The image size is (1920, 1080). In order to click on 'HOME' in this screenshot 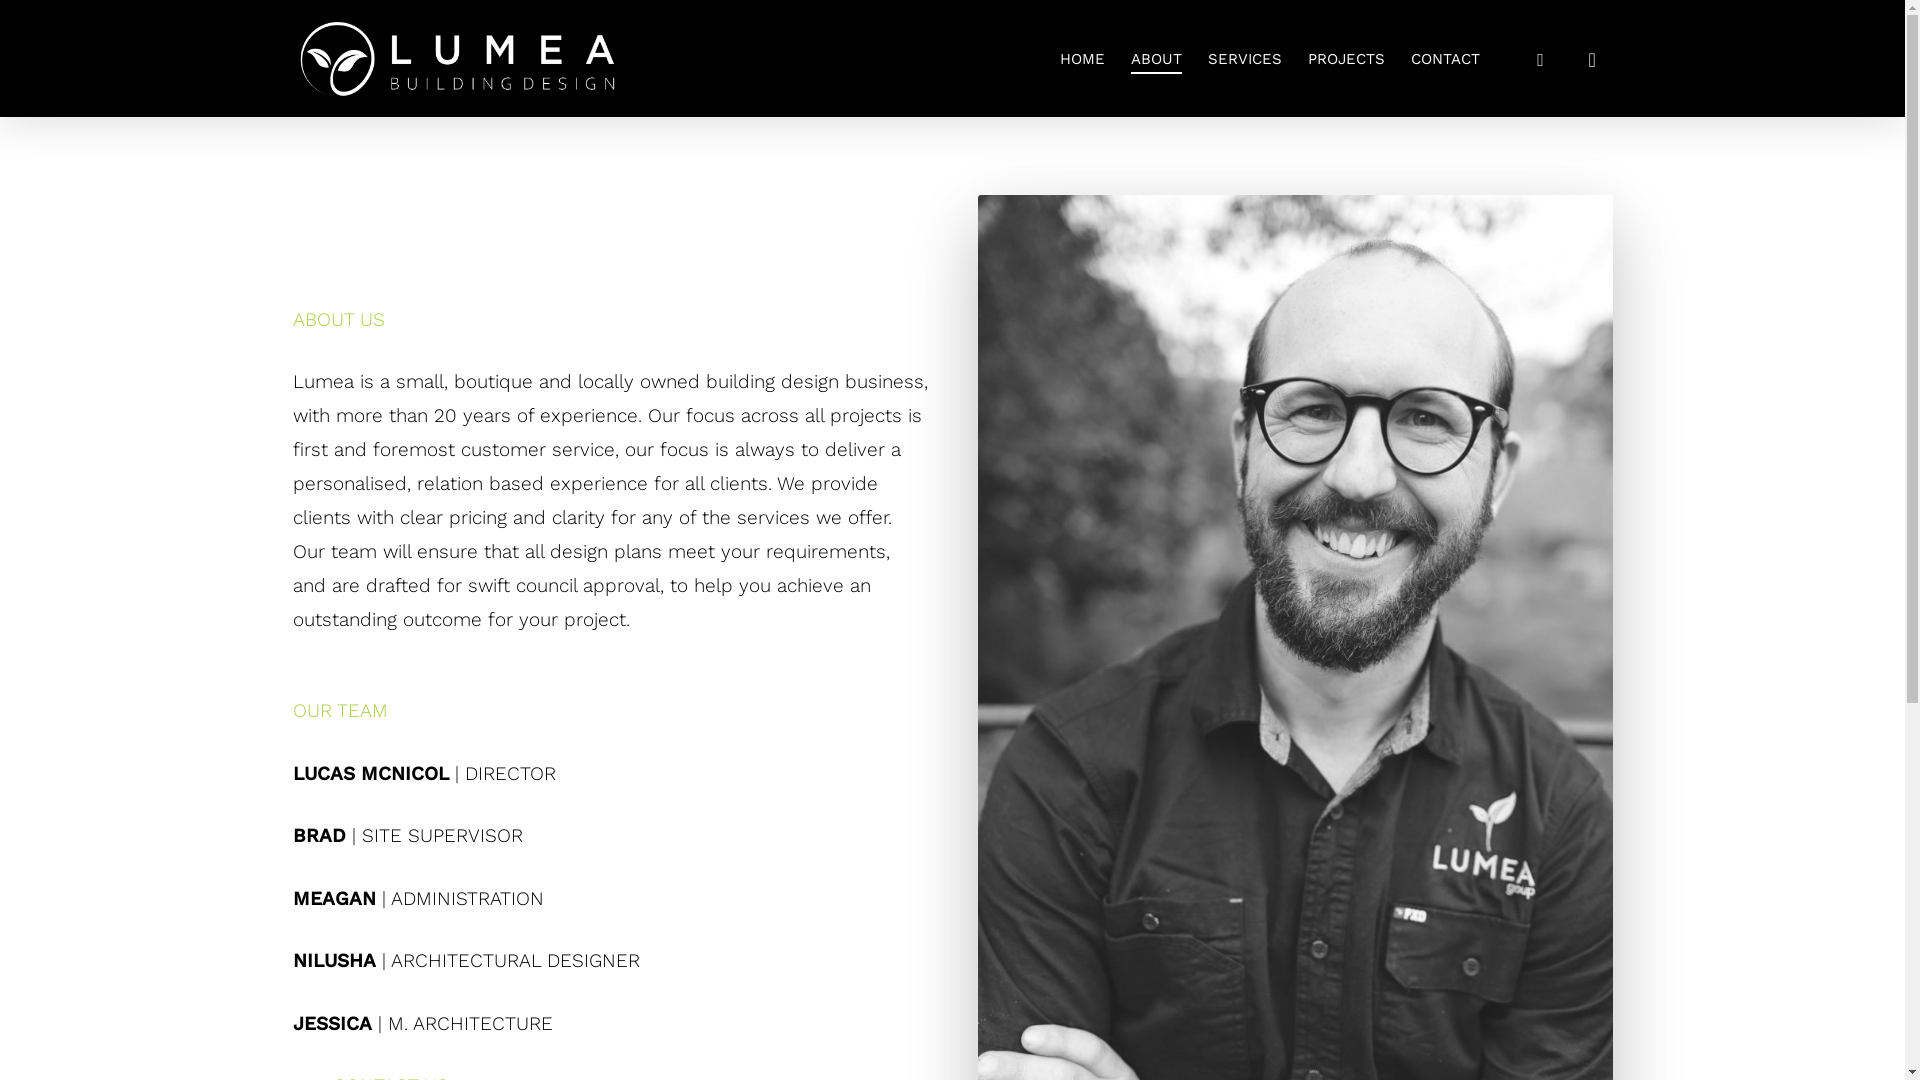, I will do `click(1081, 56)`.